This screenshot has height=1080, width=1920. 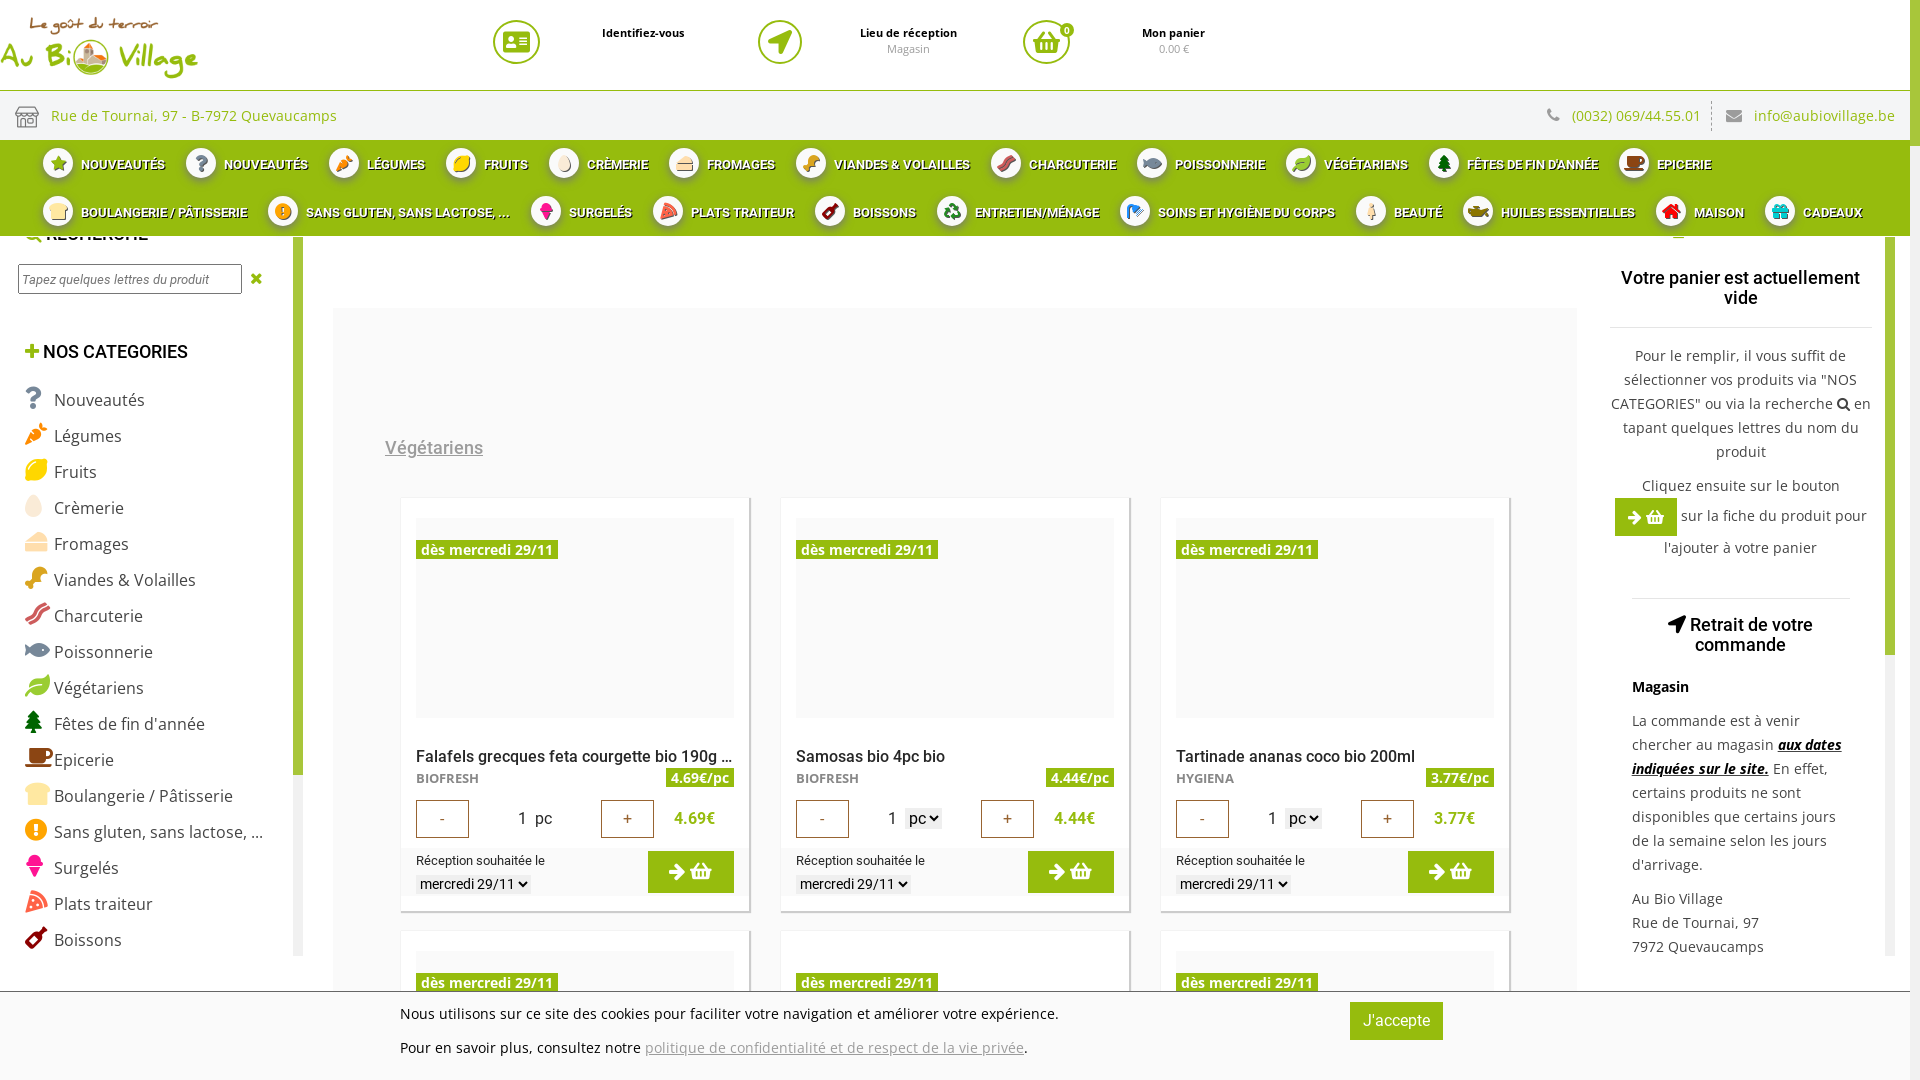 What do you see at coordinates (1824, 115) in the screenshot?
I see `'info@aubiovillage.be'` at bounding box center [1824, 115].